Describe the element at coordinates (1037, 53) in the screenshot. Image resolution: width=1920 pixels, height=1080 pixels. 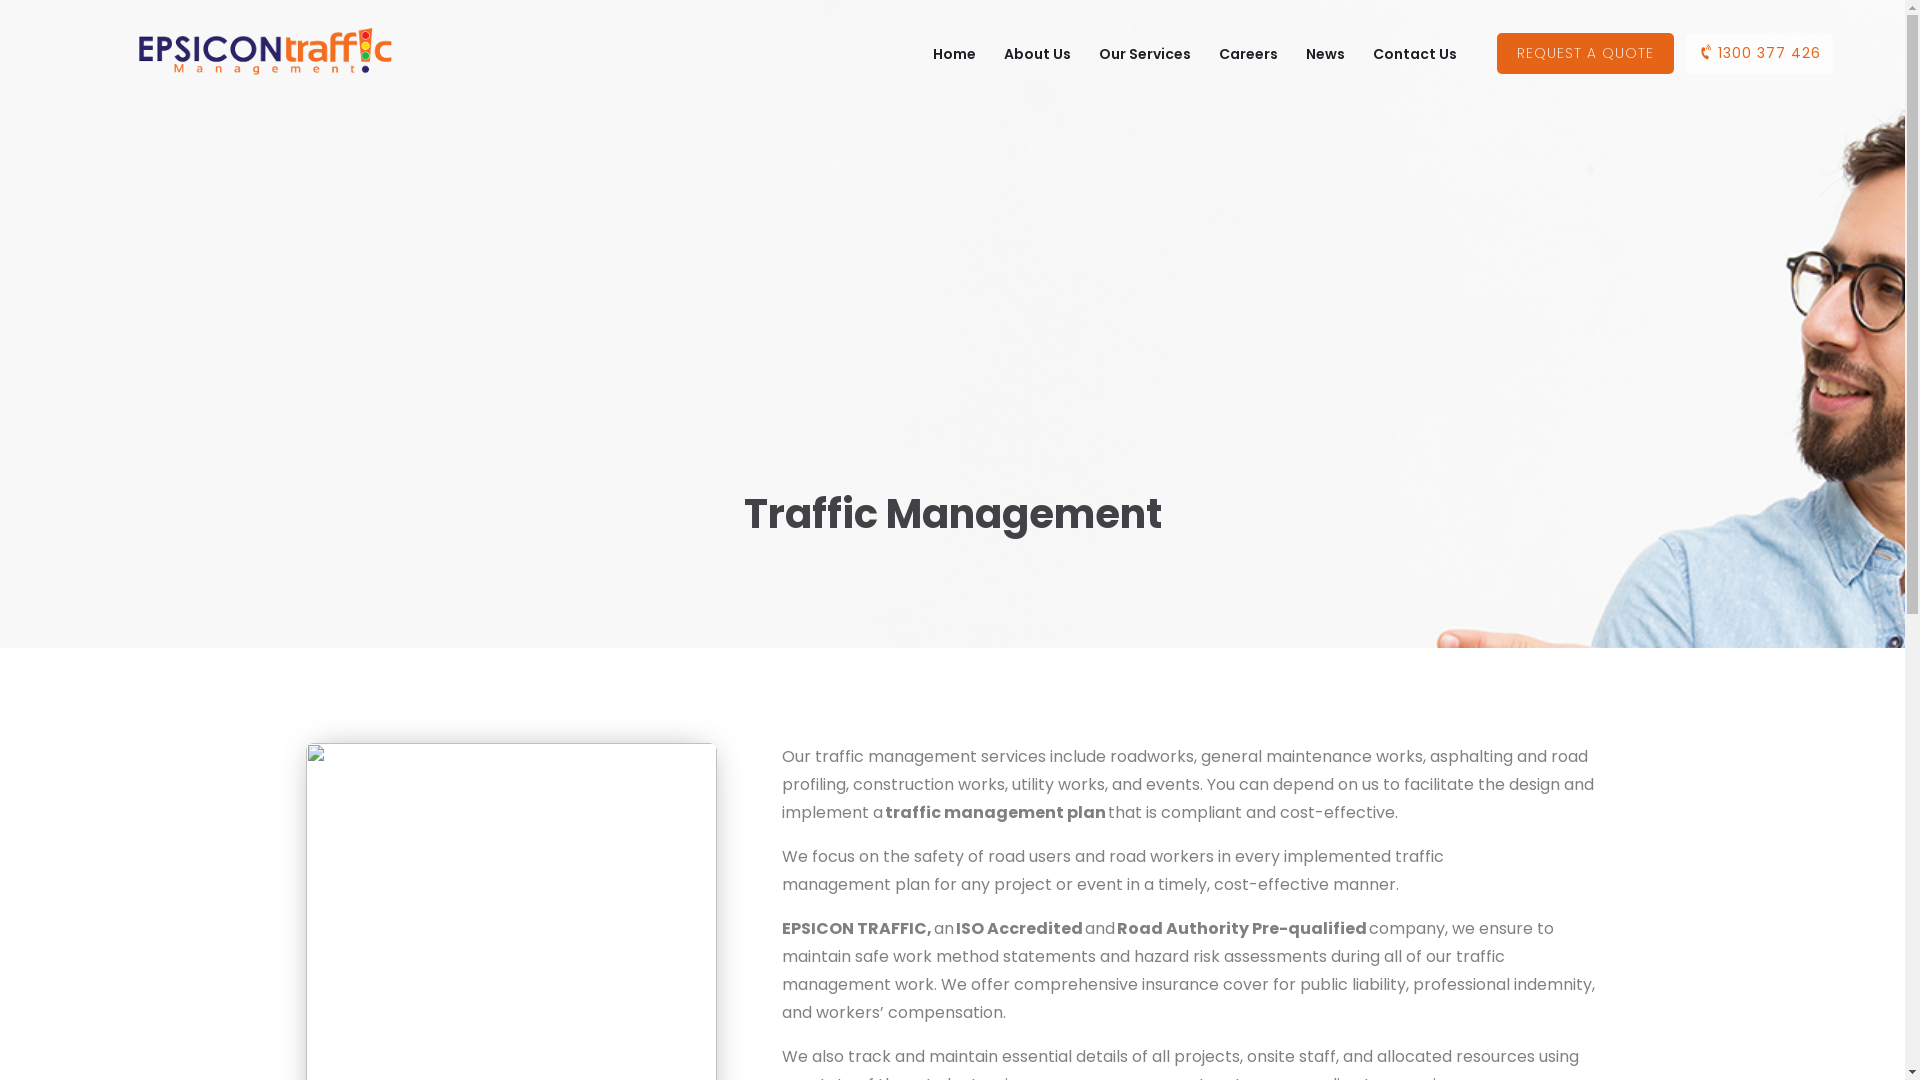
I see `'About Us'` at that location.